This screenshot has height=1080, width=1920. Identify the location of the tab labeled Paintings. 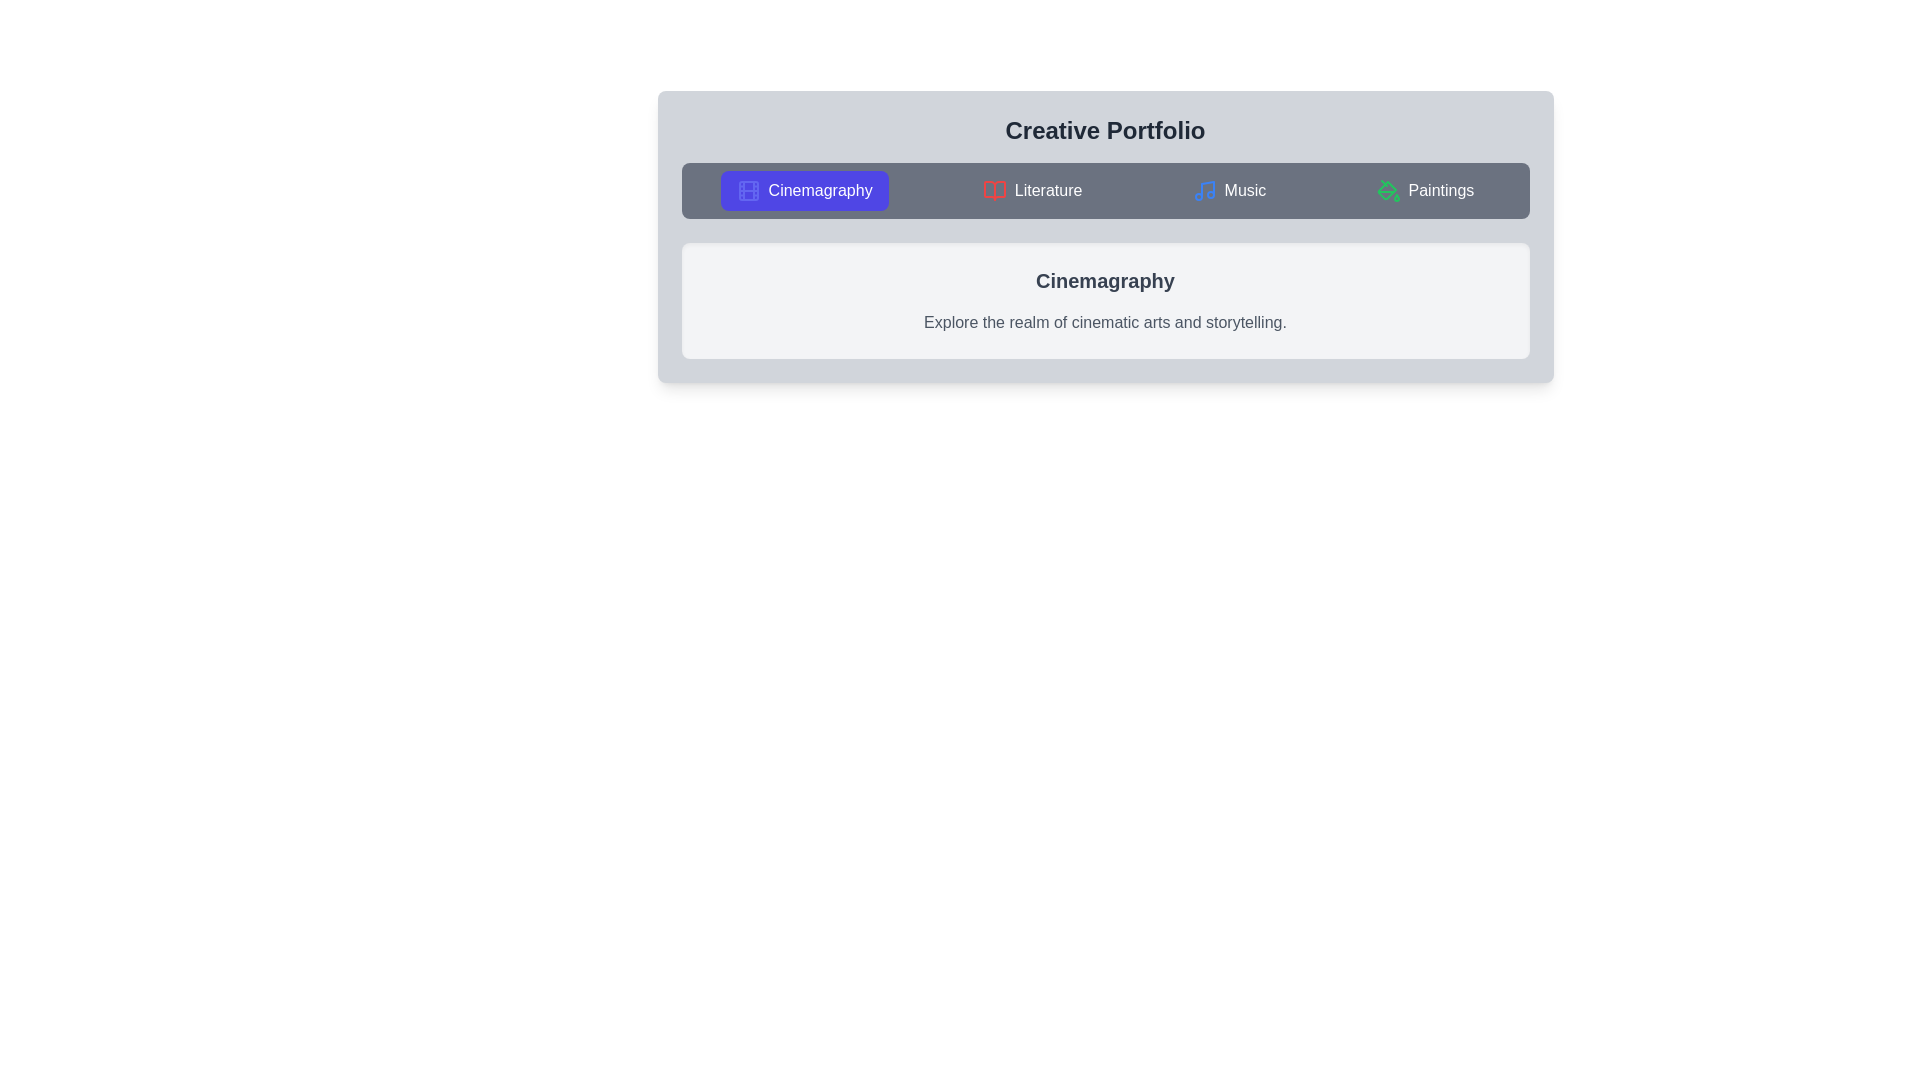
(1424, 191).